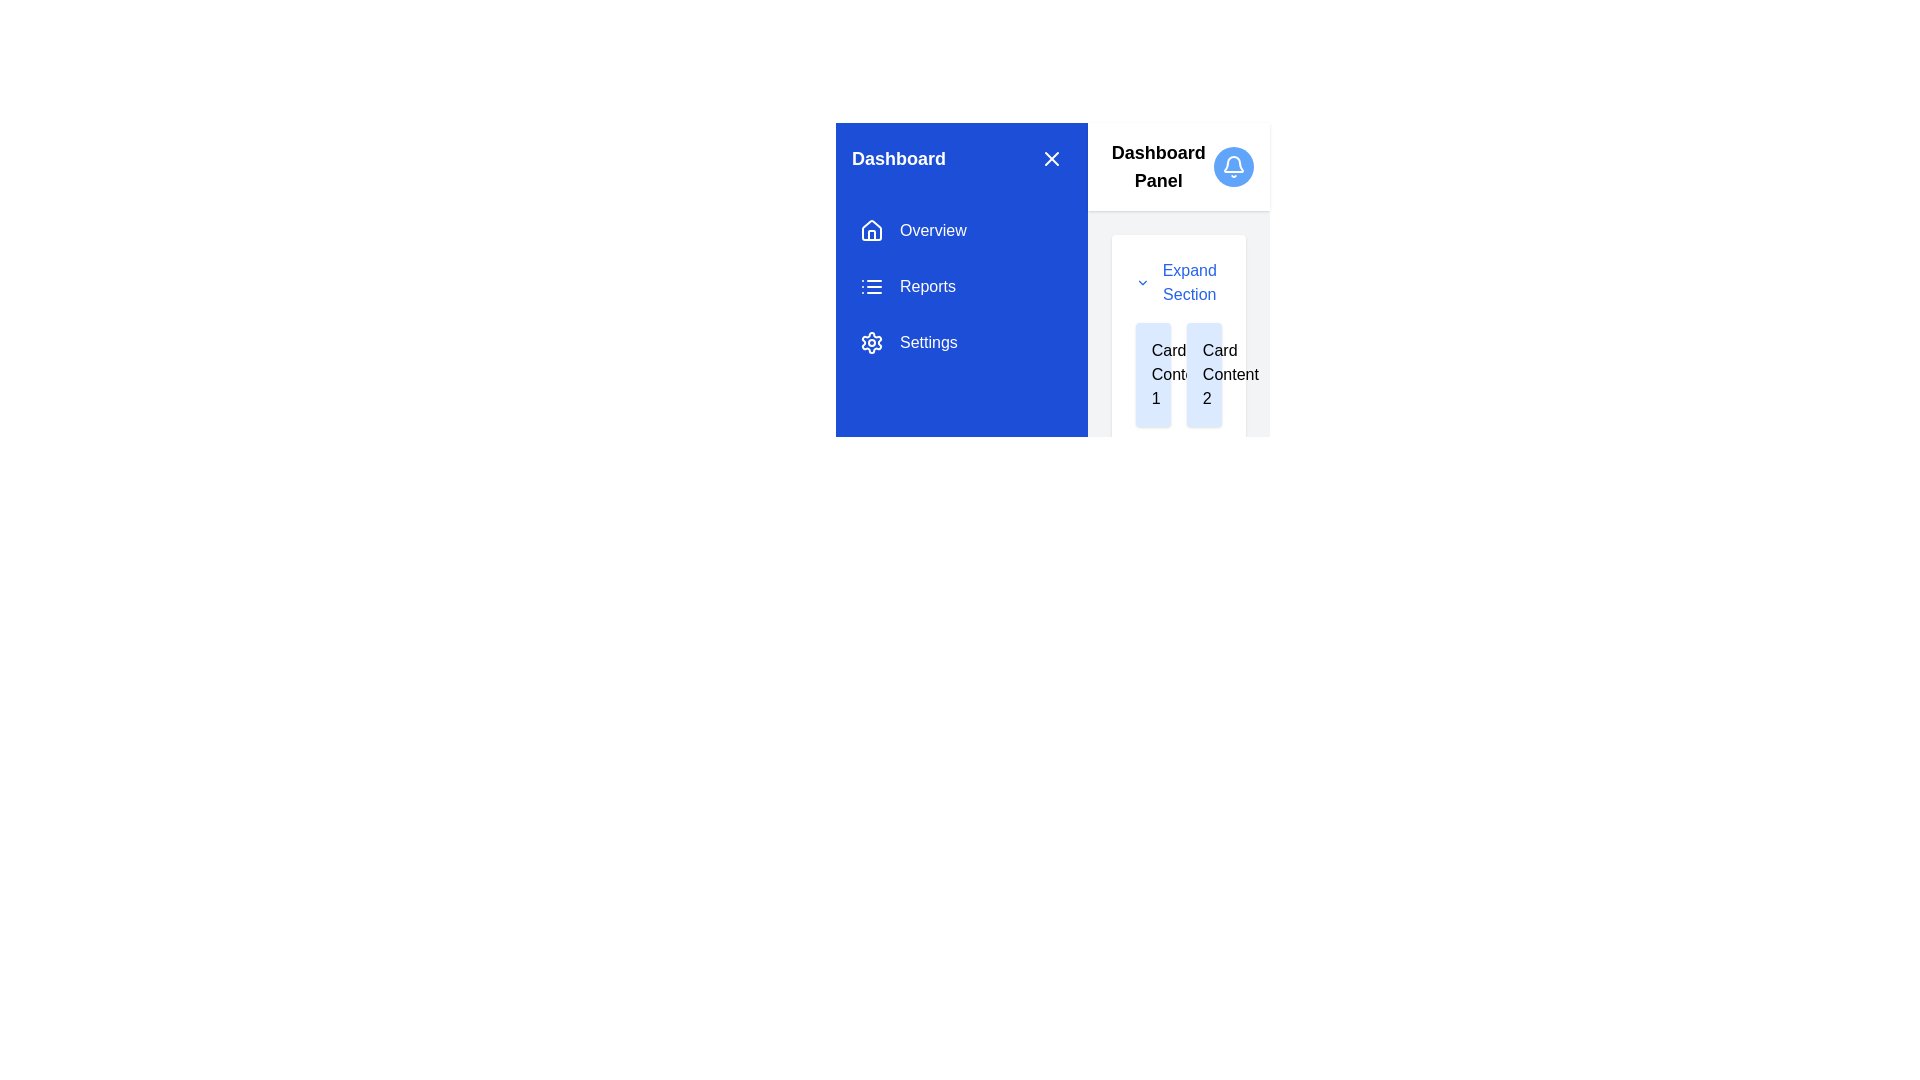  I want to click on the 'Card Content 2' text label within the card component located on the right-hand side of the interface, which summarizes the contents of the associated card, so click(1203, 374).